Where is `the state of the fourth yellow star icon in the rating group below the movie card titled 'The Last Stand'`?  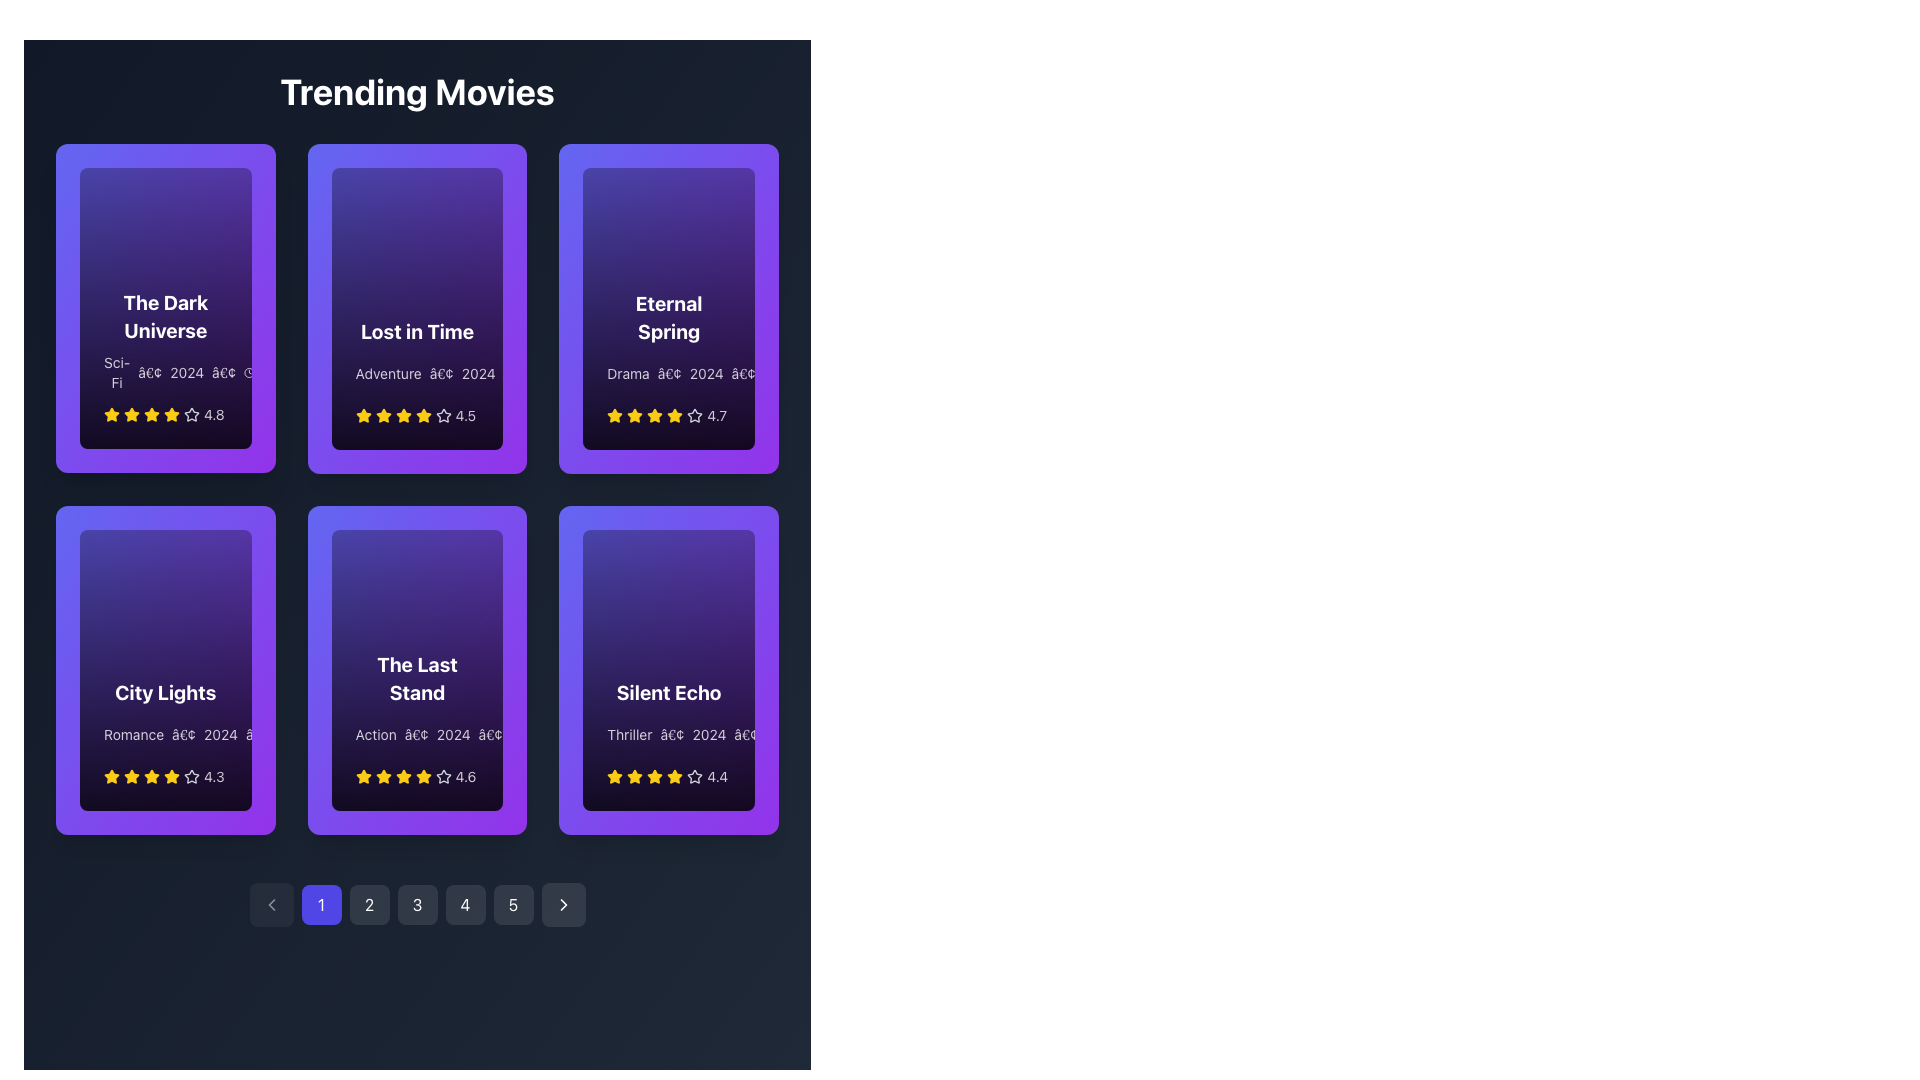 the state of the fourth yellow star icon in the rating group below the movie card titled 'The Last Stand' is located at coordinates (402, 775).